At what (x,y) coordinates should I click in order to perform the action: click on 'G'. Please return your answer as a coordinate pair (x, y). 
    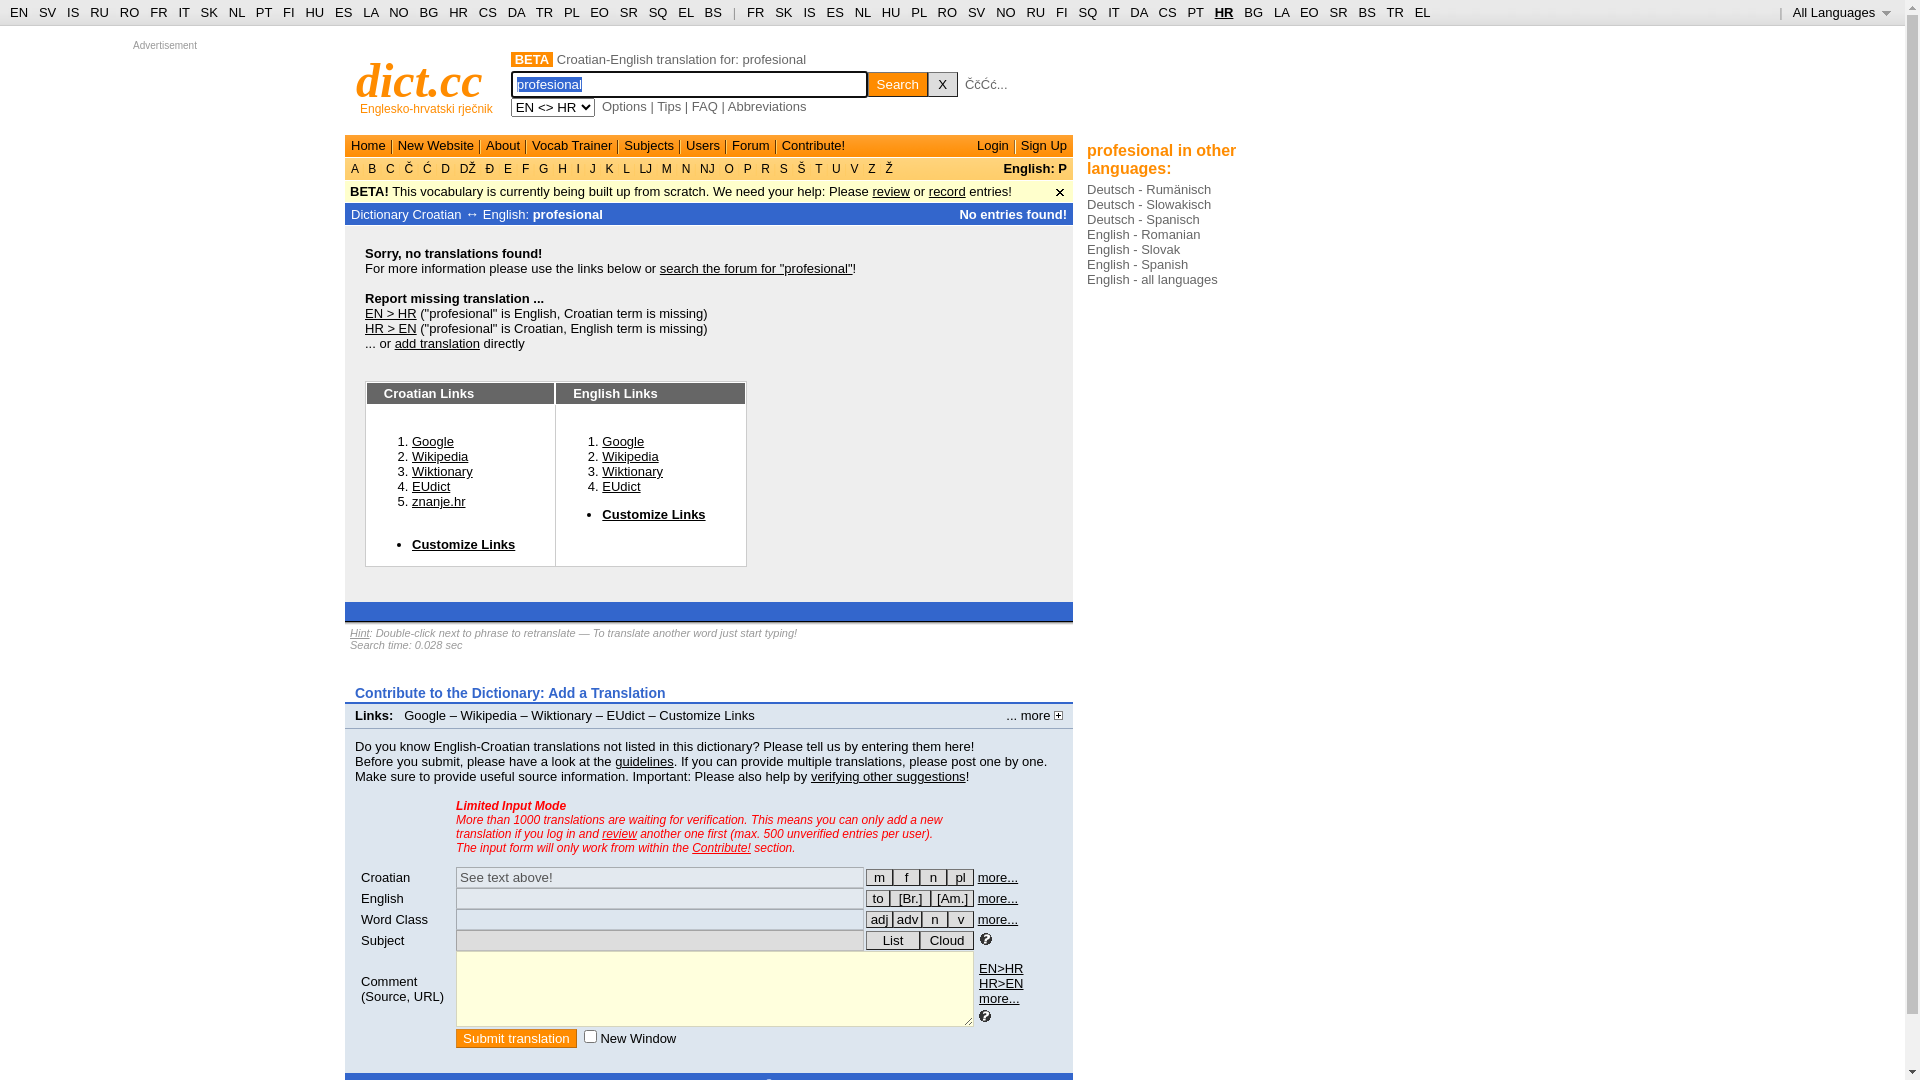
    Looking at the image, I should click on (543, 168).